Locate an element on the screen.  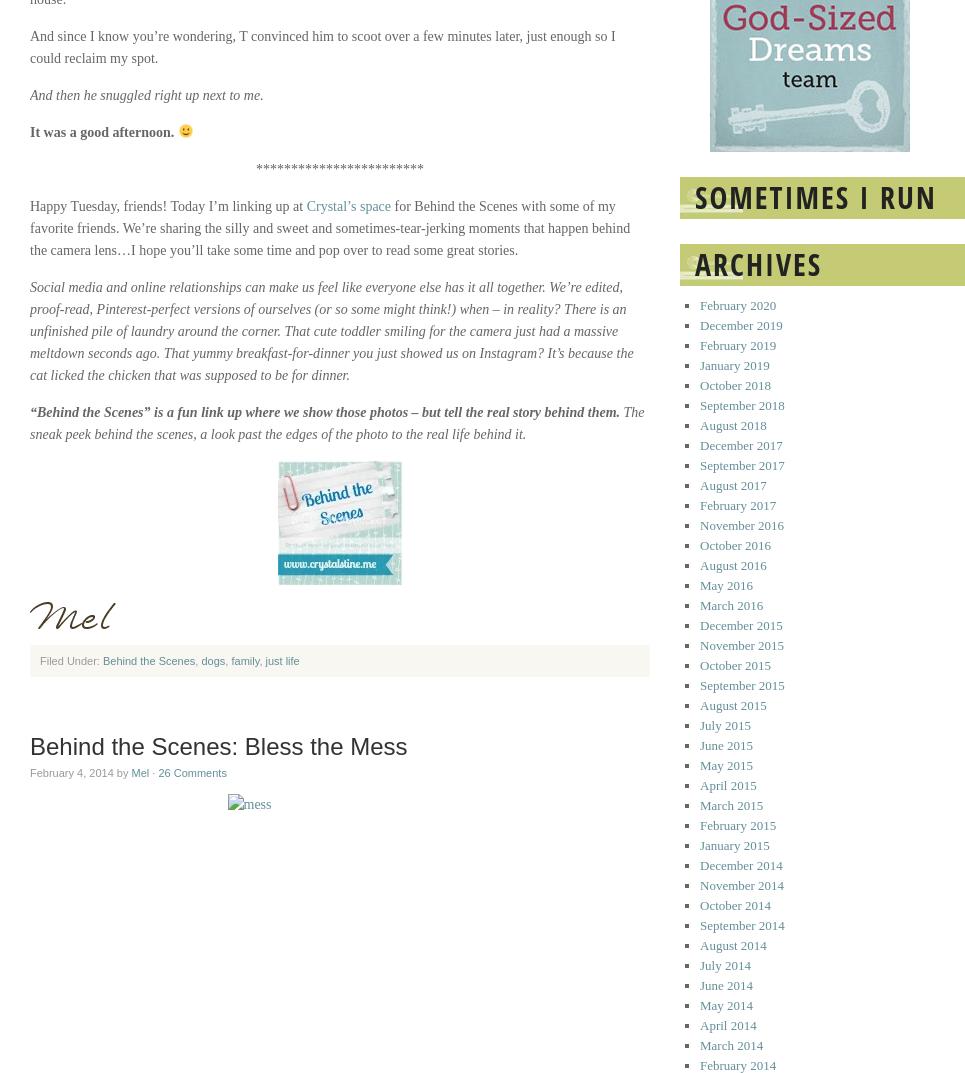
'Social media and online relationships can make us feel like everyone else has it all together. We’re edited, proof-read, Pinterest-perfect versions of ourselves (or so some might think!) when – in reality? There is an unfinished pile of laundry around the corner. That cute toddler smiling for the camera just had a massive meltdown seconds ago. That yummy breakfast-for-dinner you just showed us on Instagram? It’s because the cat licked the chicken that was supposed to be for dinner.' is located at coordinates (330, 331).